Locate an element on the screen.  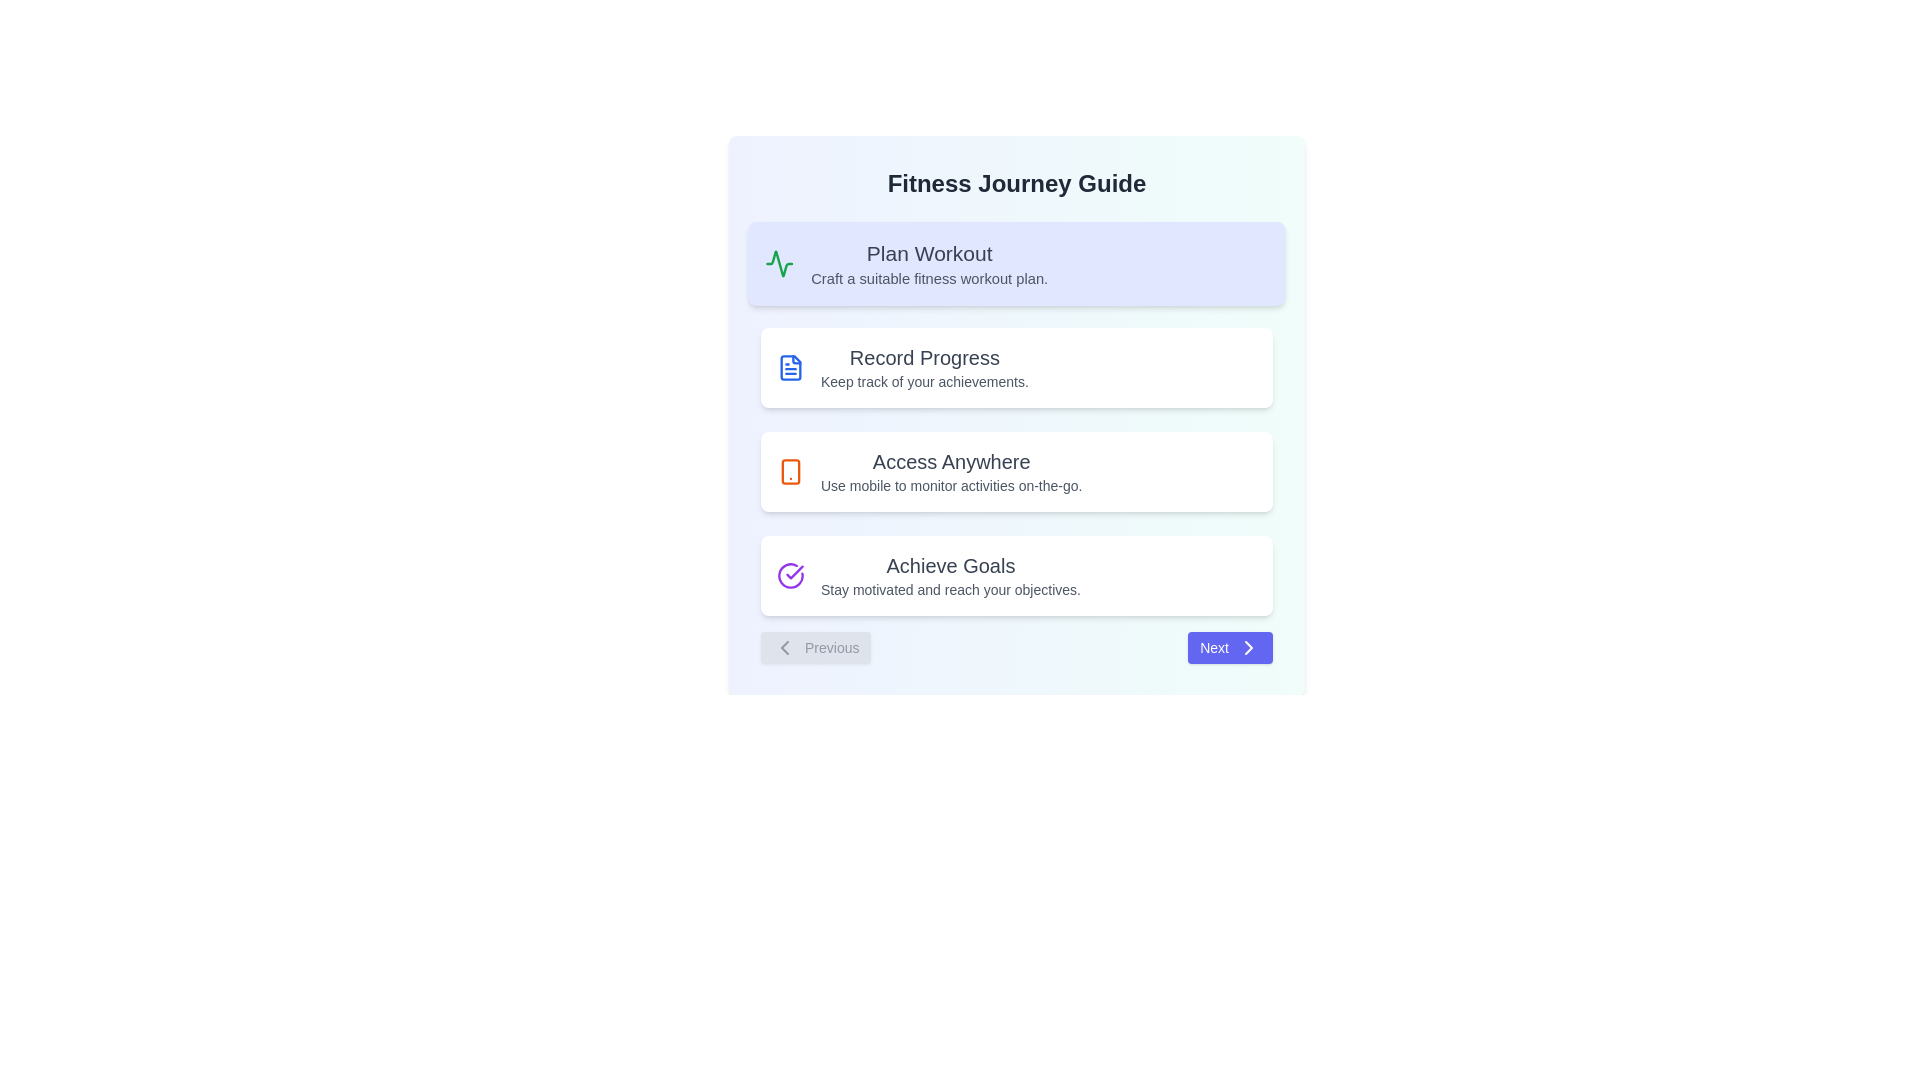
the decorative chevron graphic that is part of the button design, positioned to the right of the blue 'Next' button is located at coordinates (1247, 648).